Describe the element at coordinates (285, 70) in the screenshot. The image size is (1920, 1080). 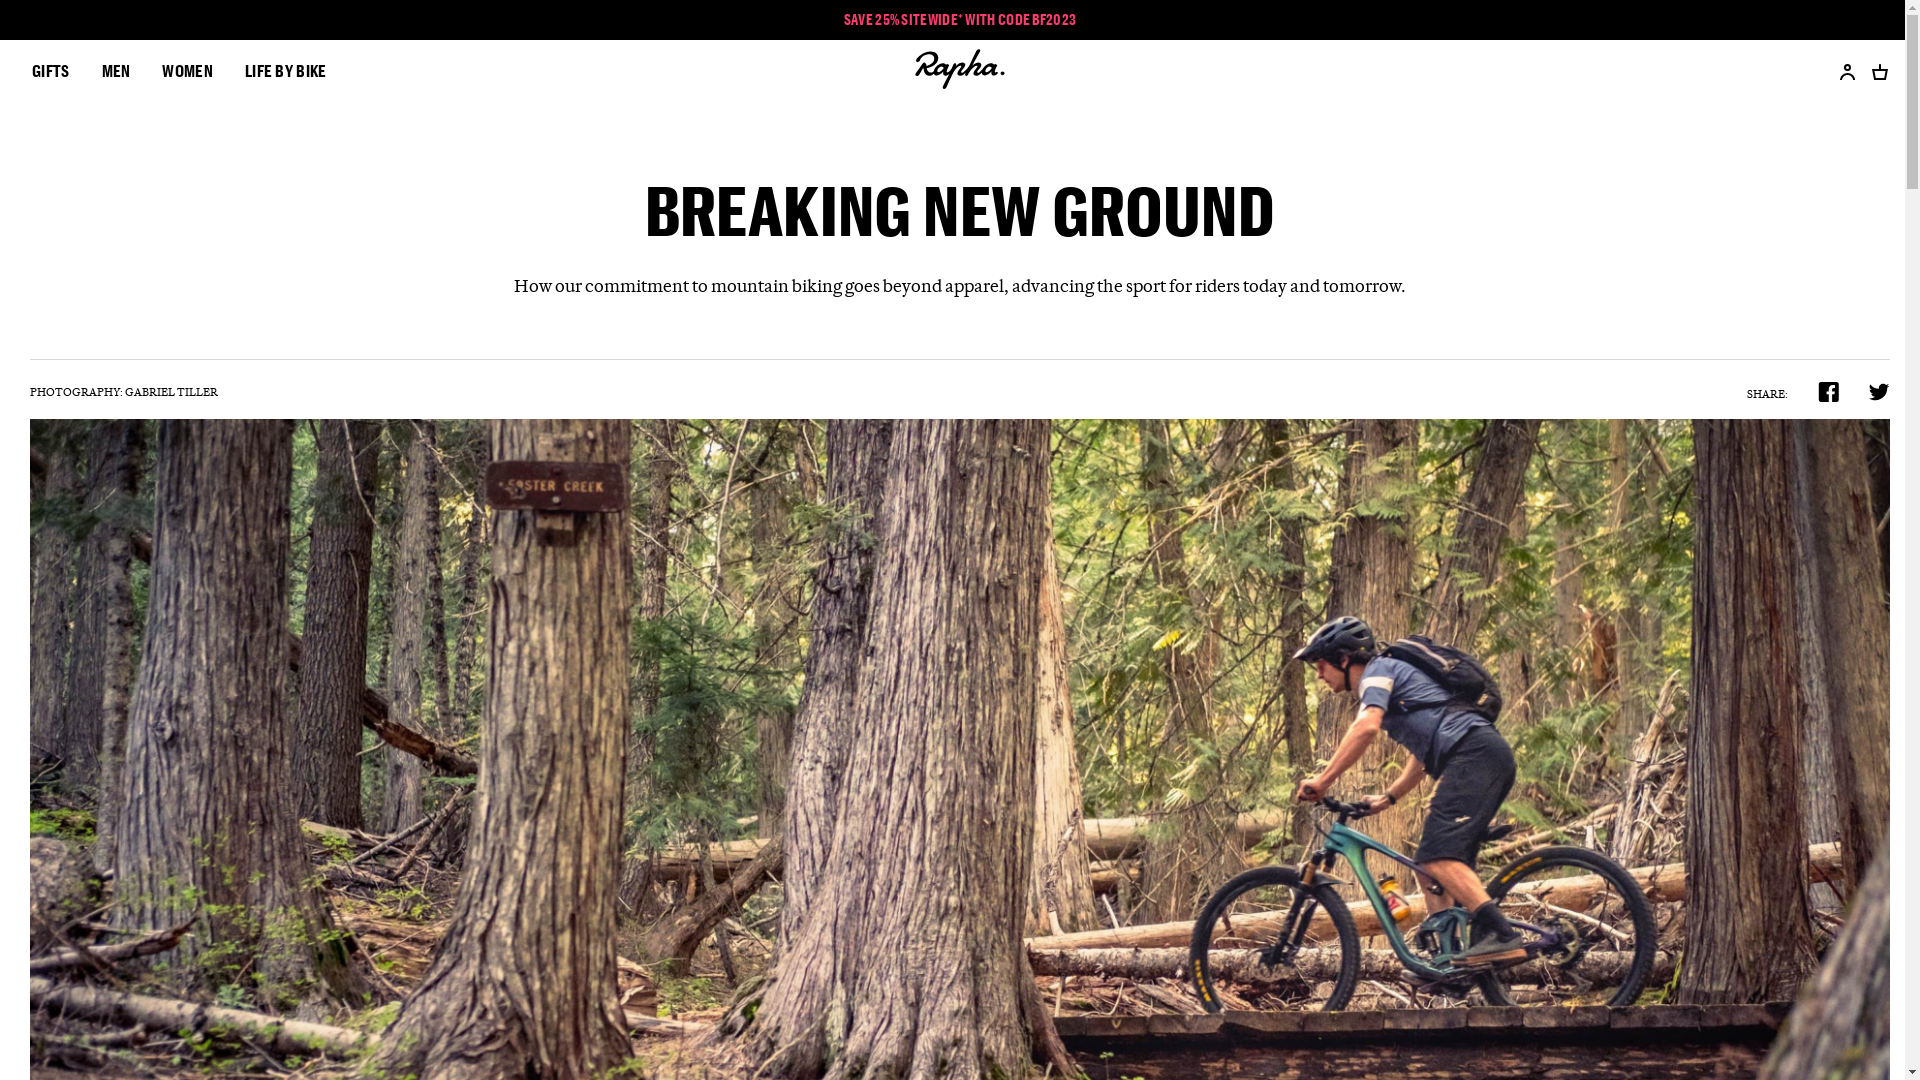
I see `'LIFE BY BIKE'` at that location.